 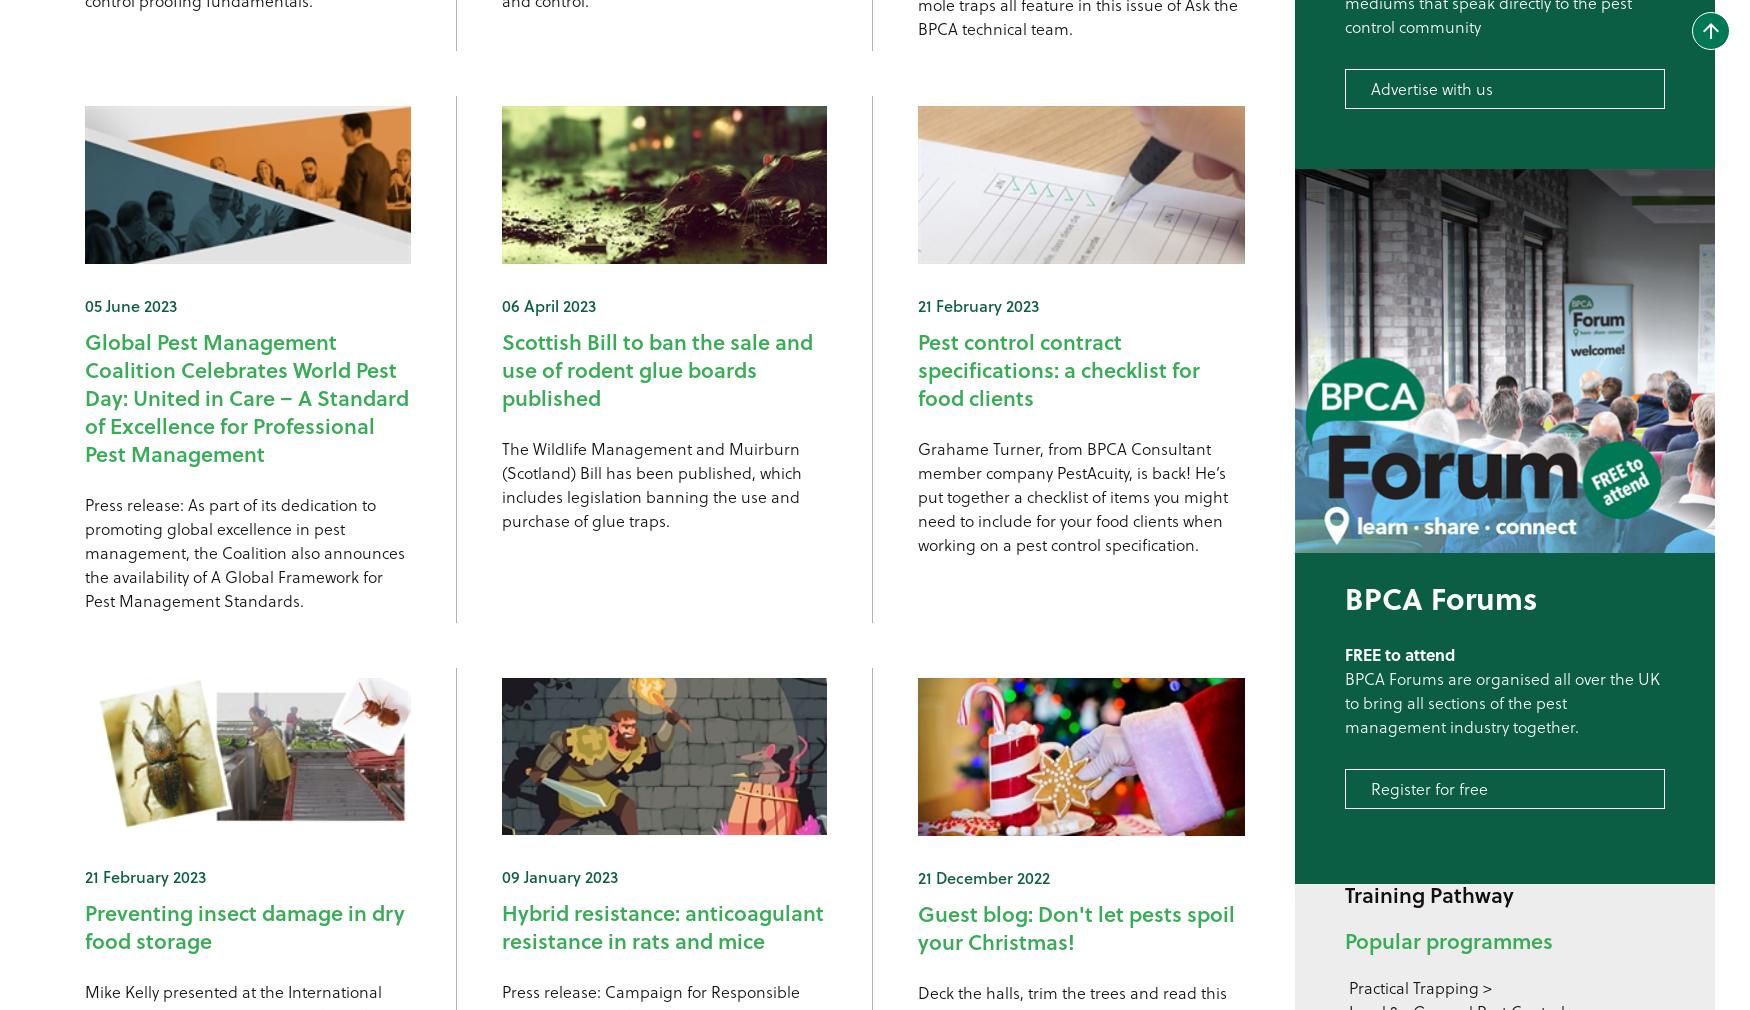 I want to click on 'FREE to attend', so click(x=1399, y=653).